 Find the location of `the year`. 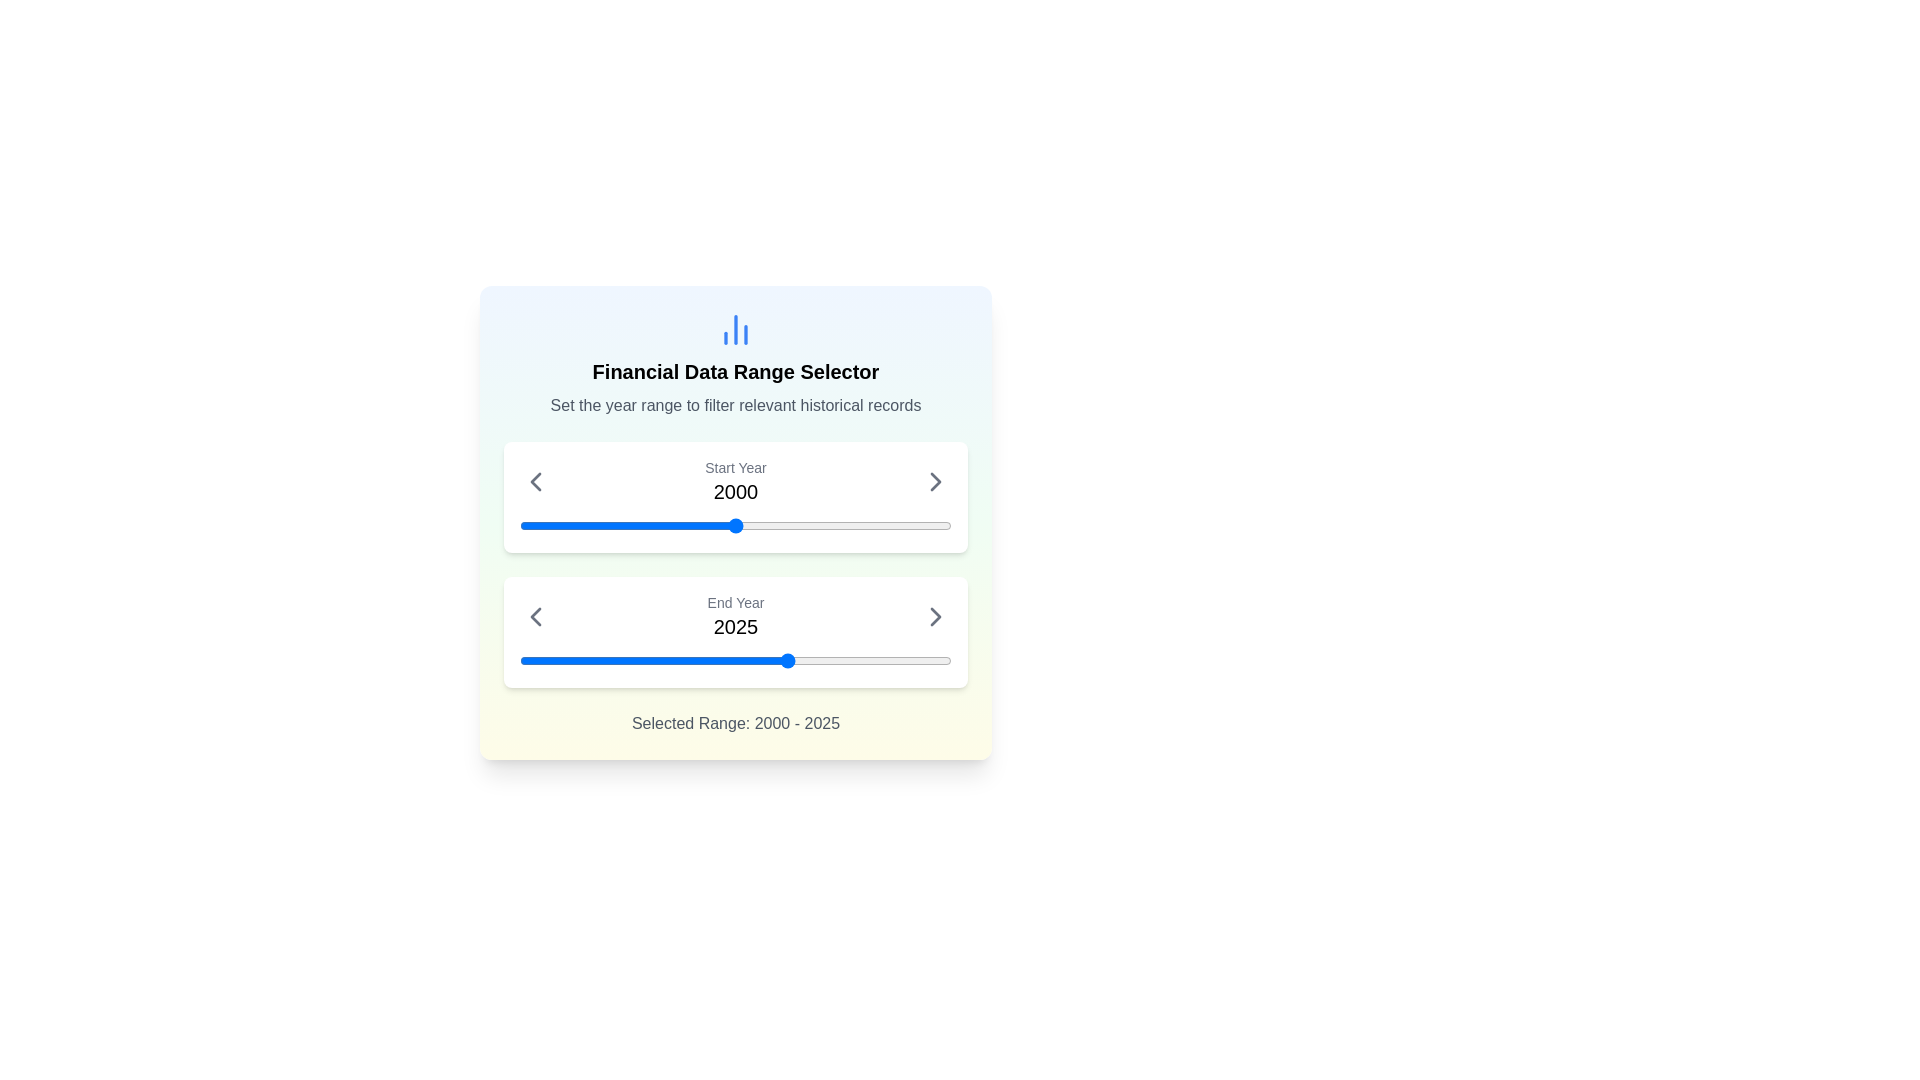

the year is located at coordinates (732, 660).